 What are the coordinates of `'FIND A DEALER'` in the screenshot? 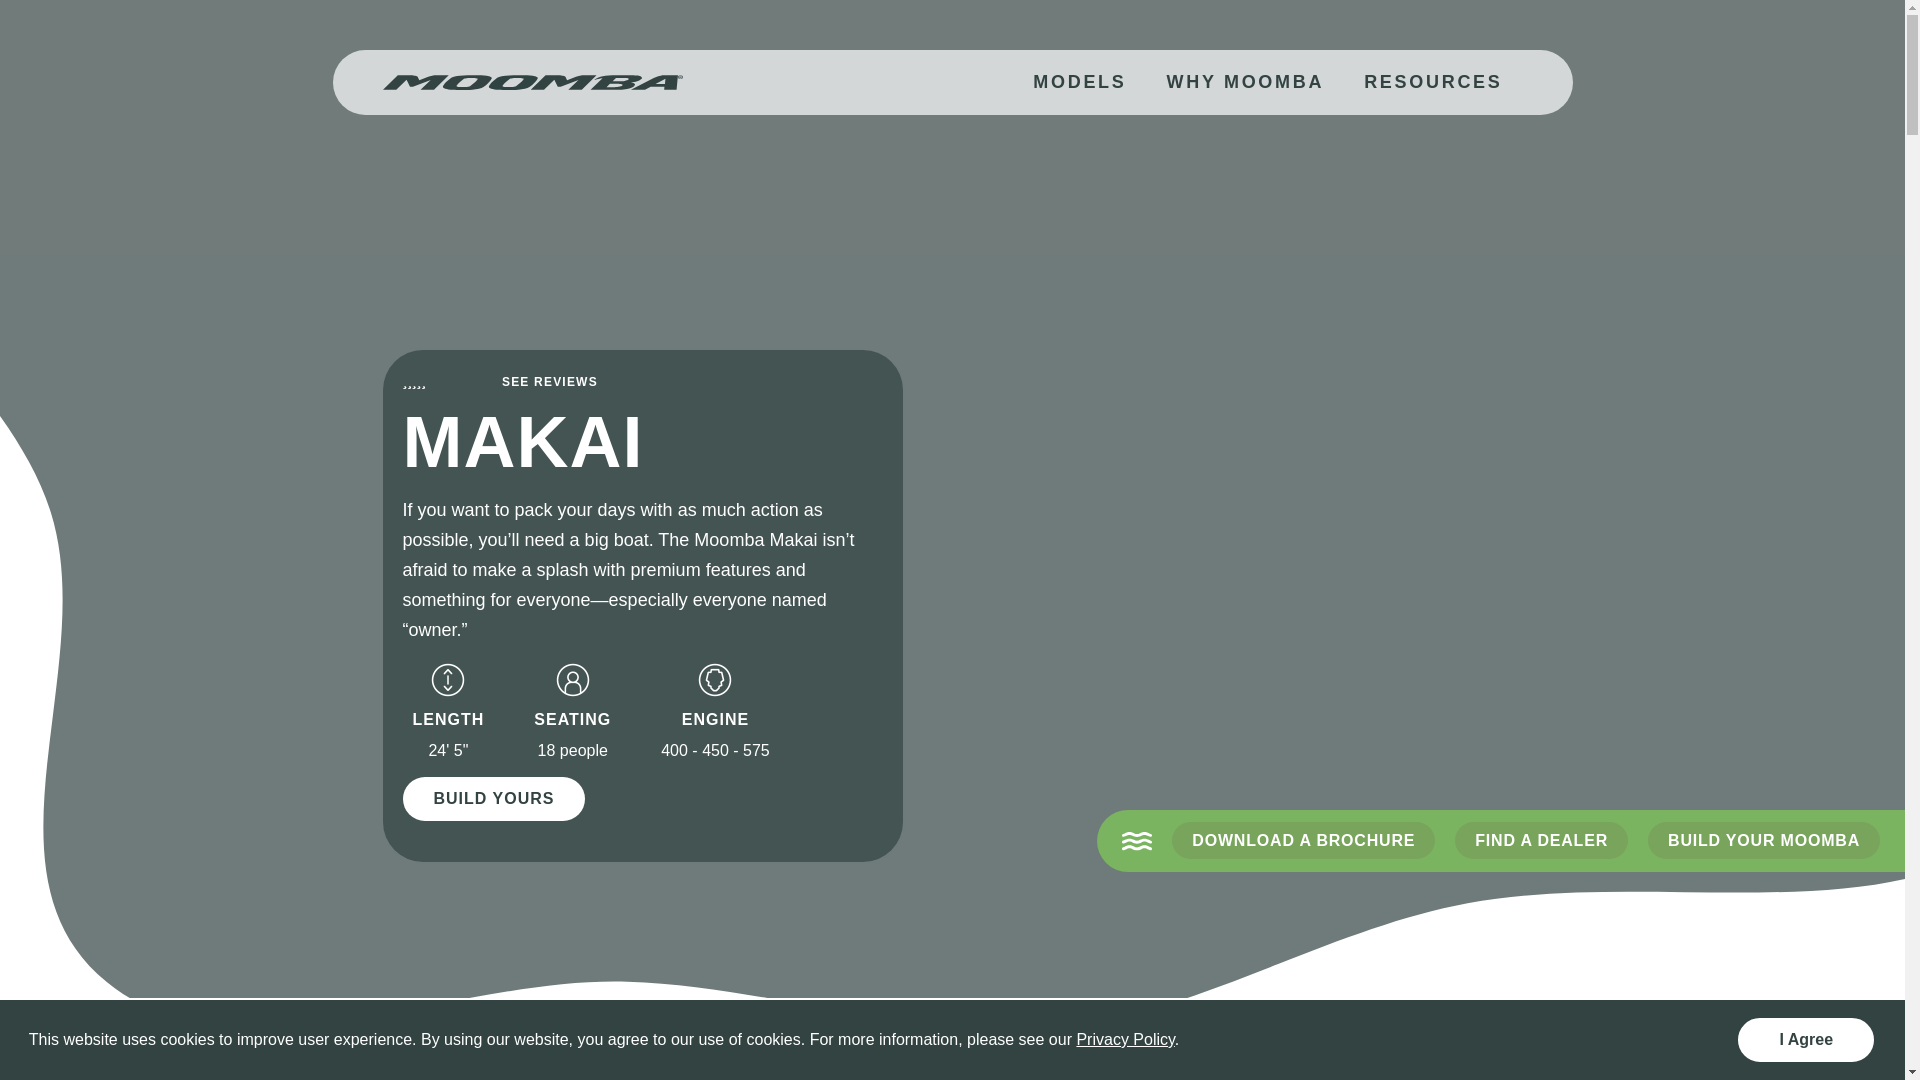 It's located at (1540, 840).